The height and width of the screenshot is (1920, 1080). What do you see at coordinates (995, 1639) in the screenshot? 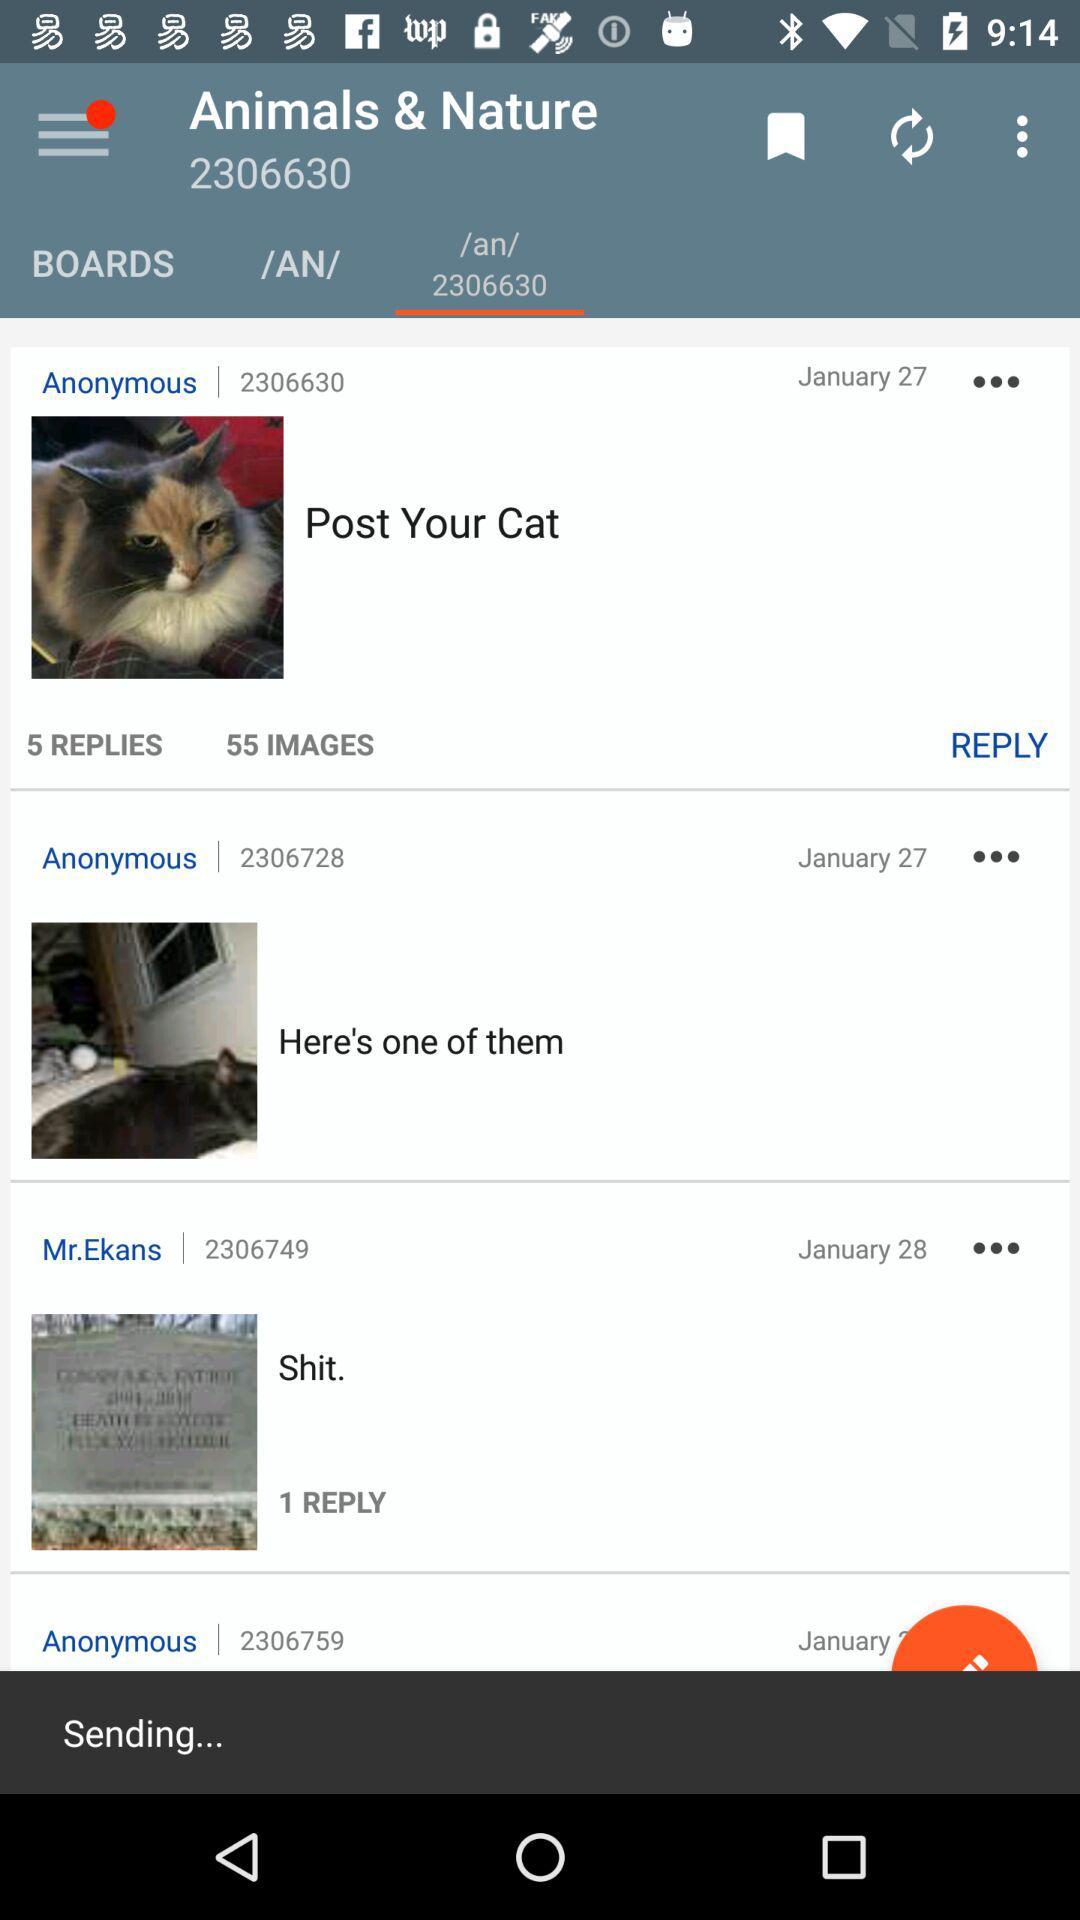
I see `the icon next to january 28 item` at bounding box center [995, 1639].